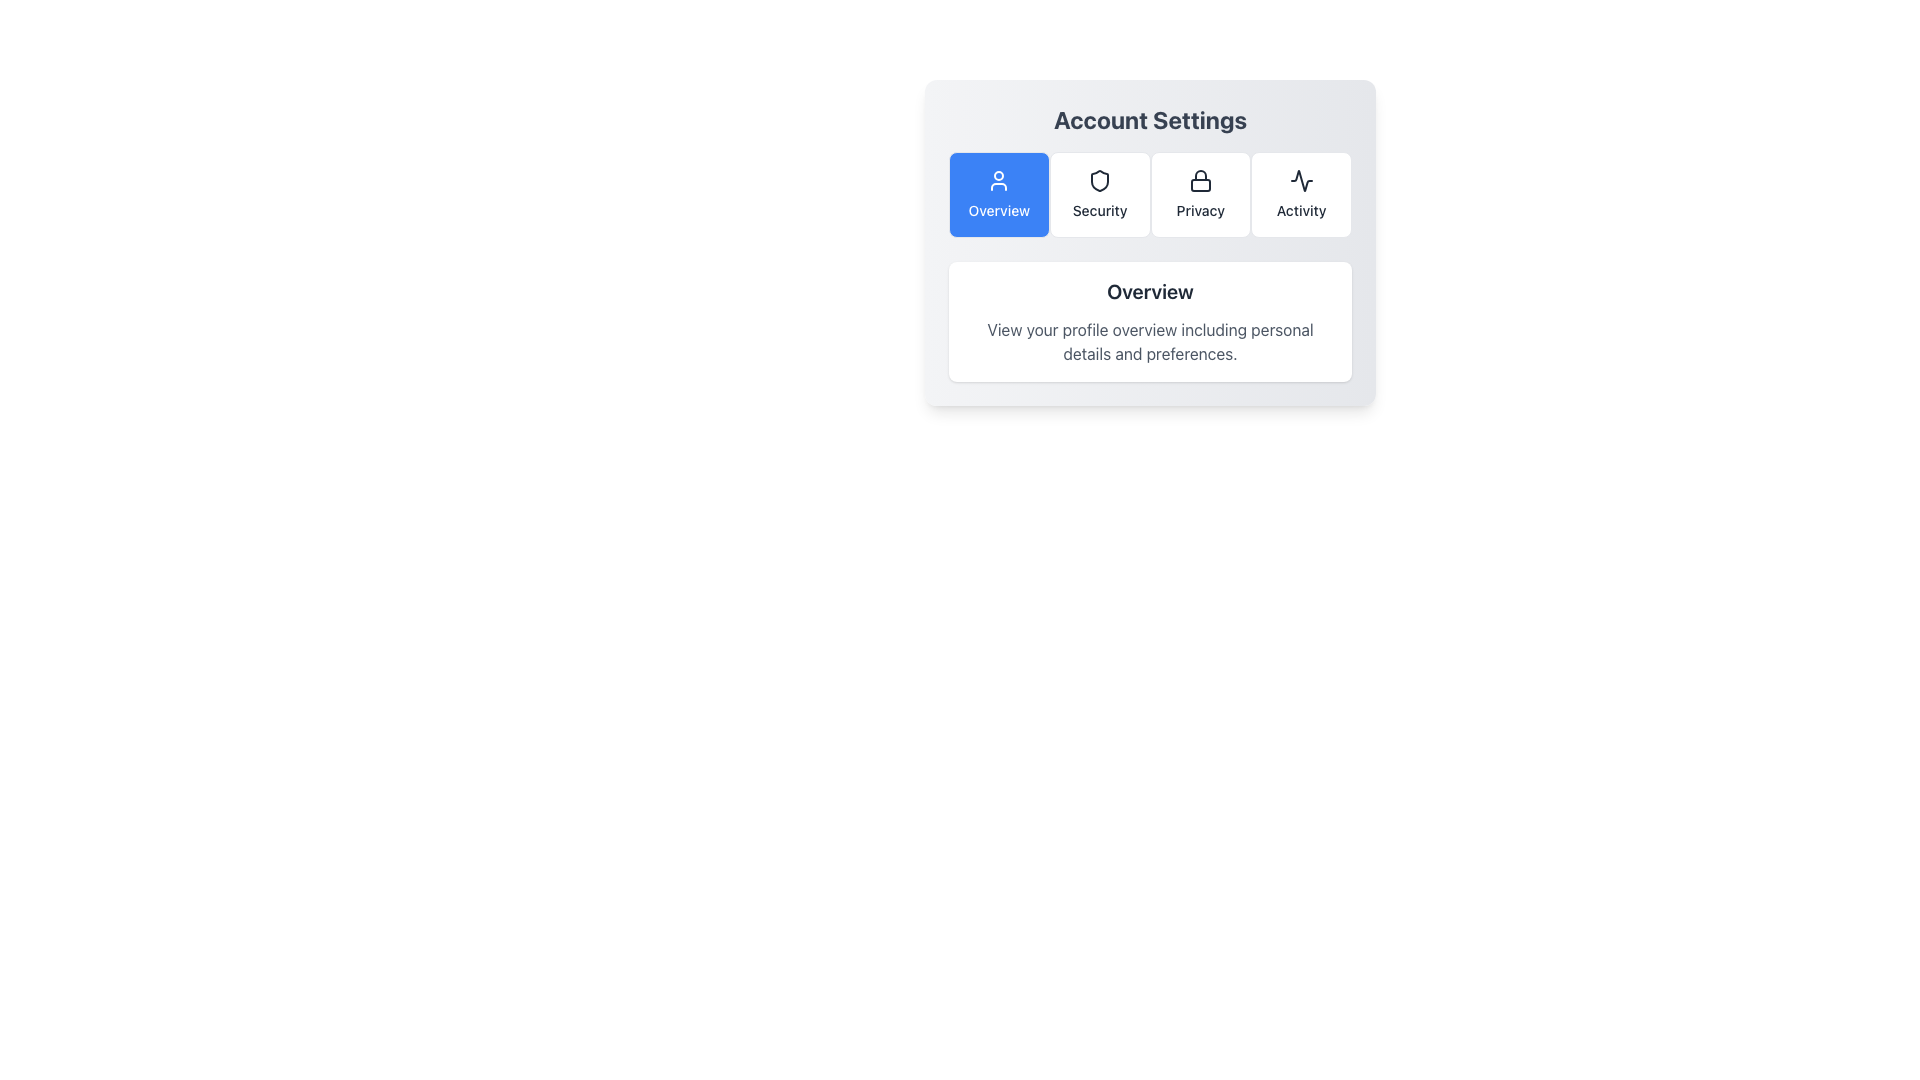  Describe the element at coordinates (1301, 181) in the screenshot. I see `the rounded rectangular button labeled 'Activity' which is located in the upper-right corner of the interface` at that location.